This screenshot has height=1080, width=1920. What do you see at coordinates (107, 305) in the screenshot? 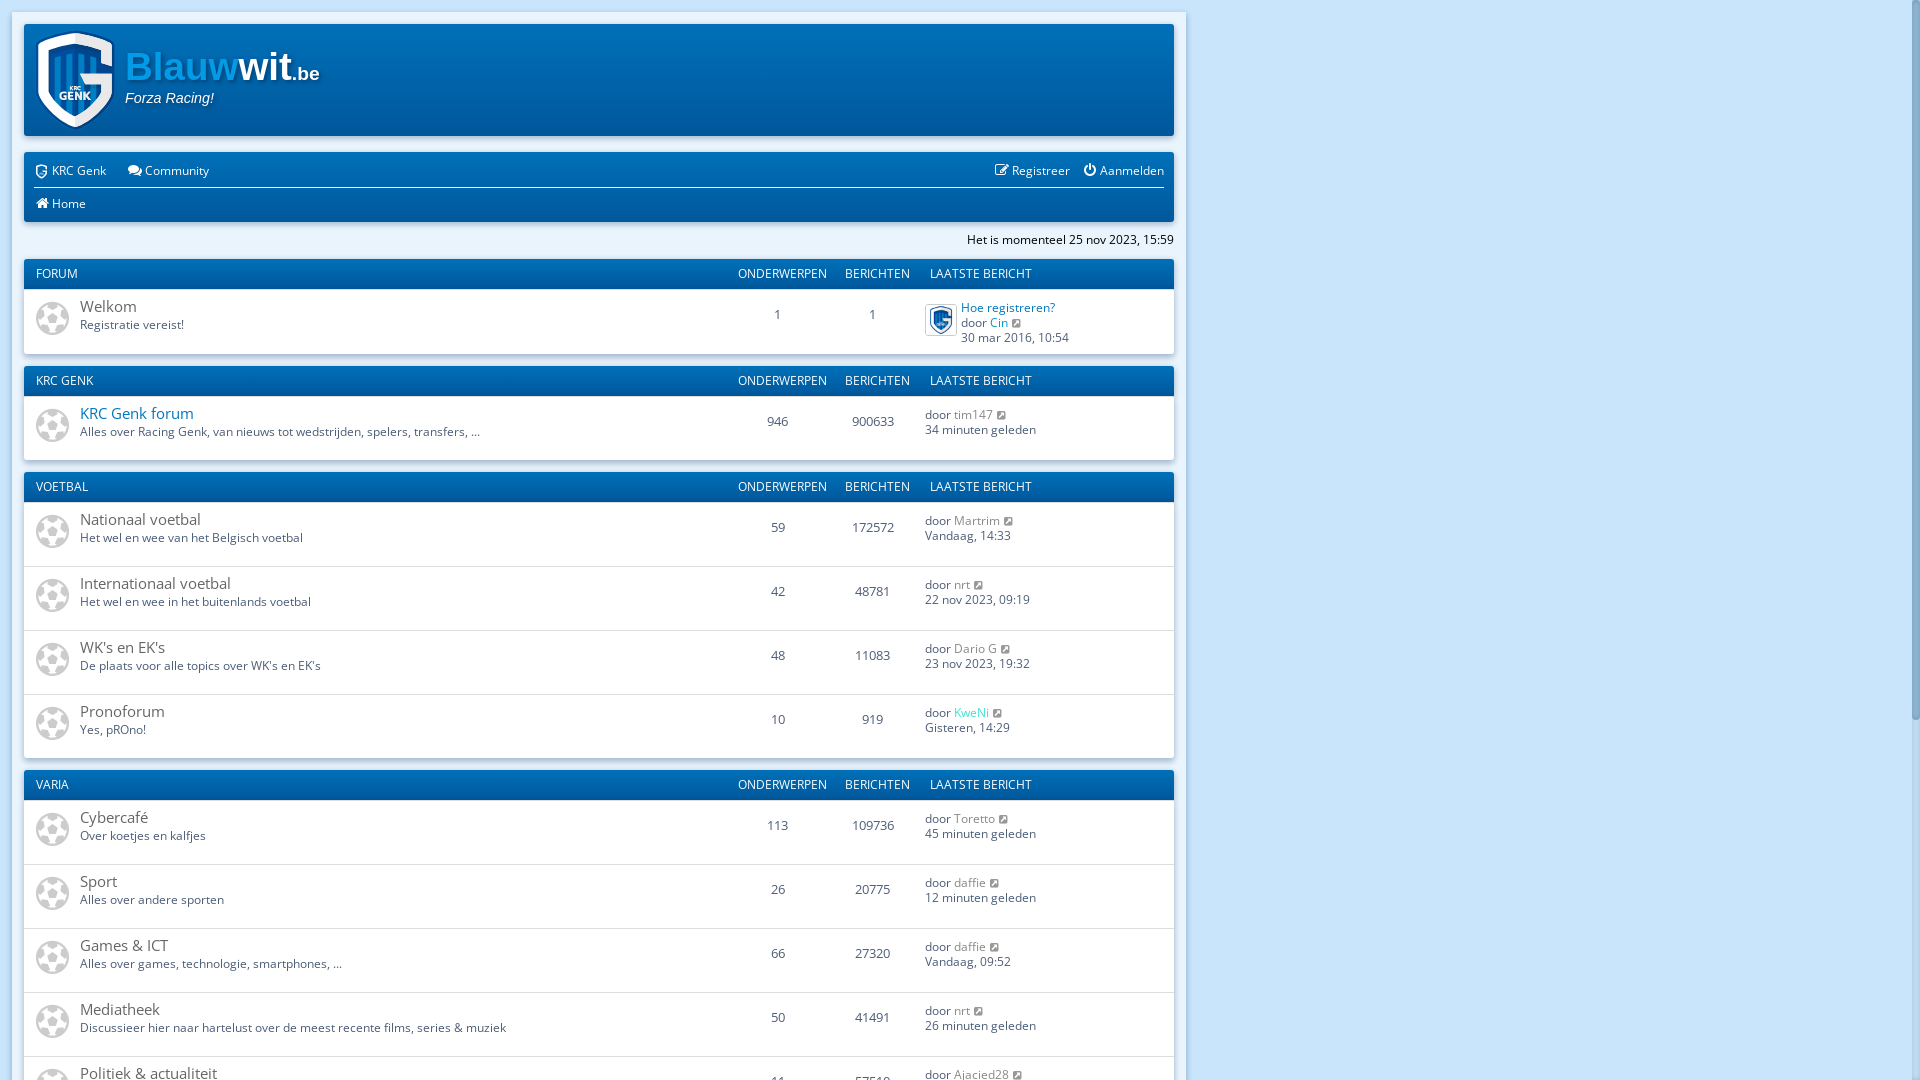
I see `'Welkom'` at bounding box center [107, 305].